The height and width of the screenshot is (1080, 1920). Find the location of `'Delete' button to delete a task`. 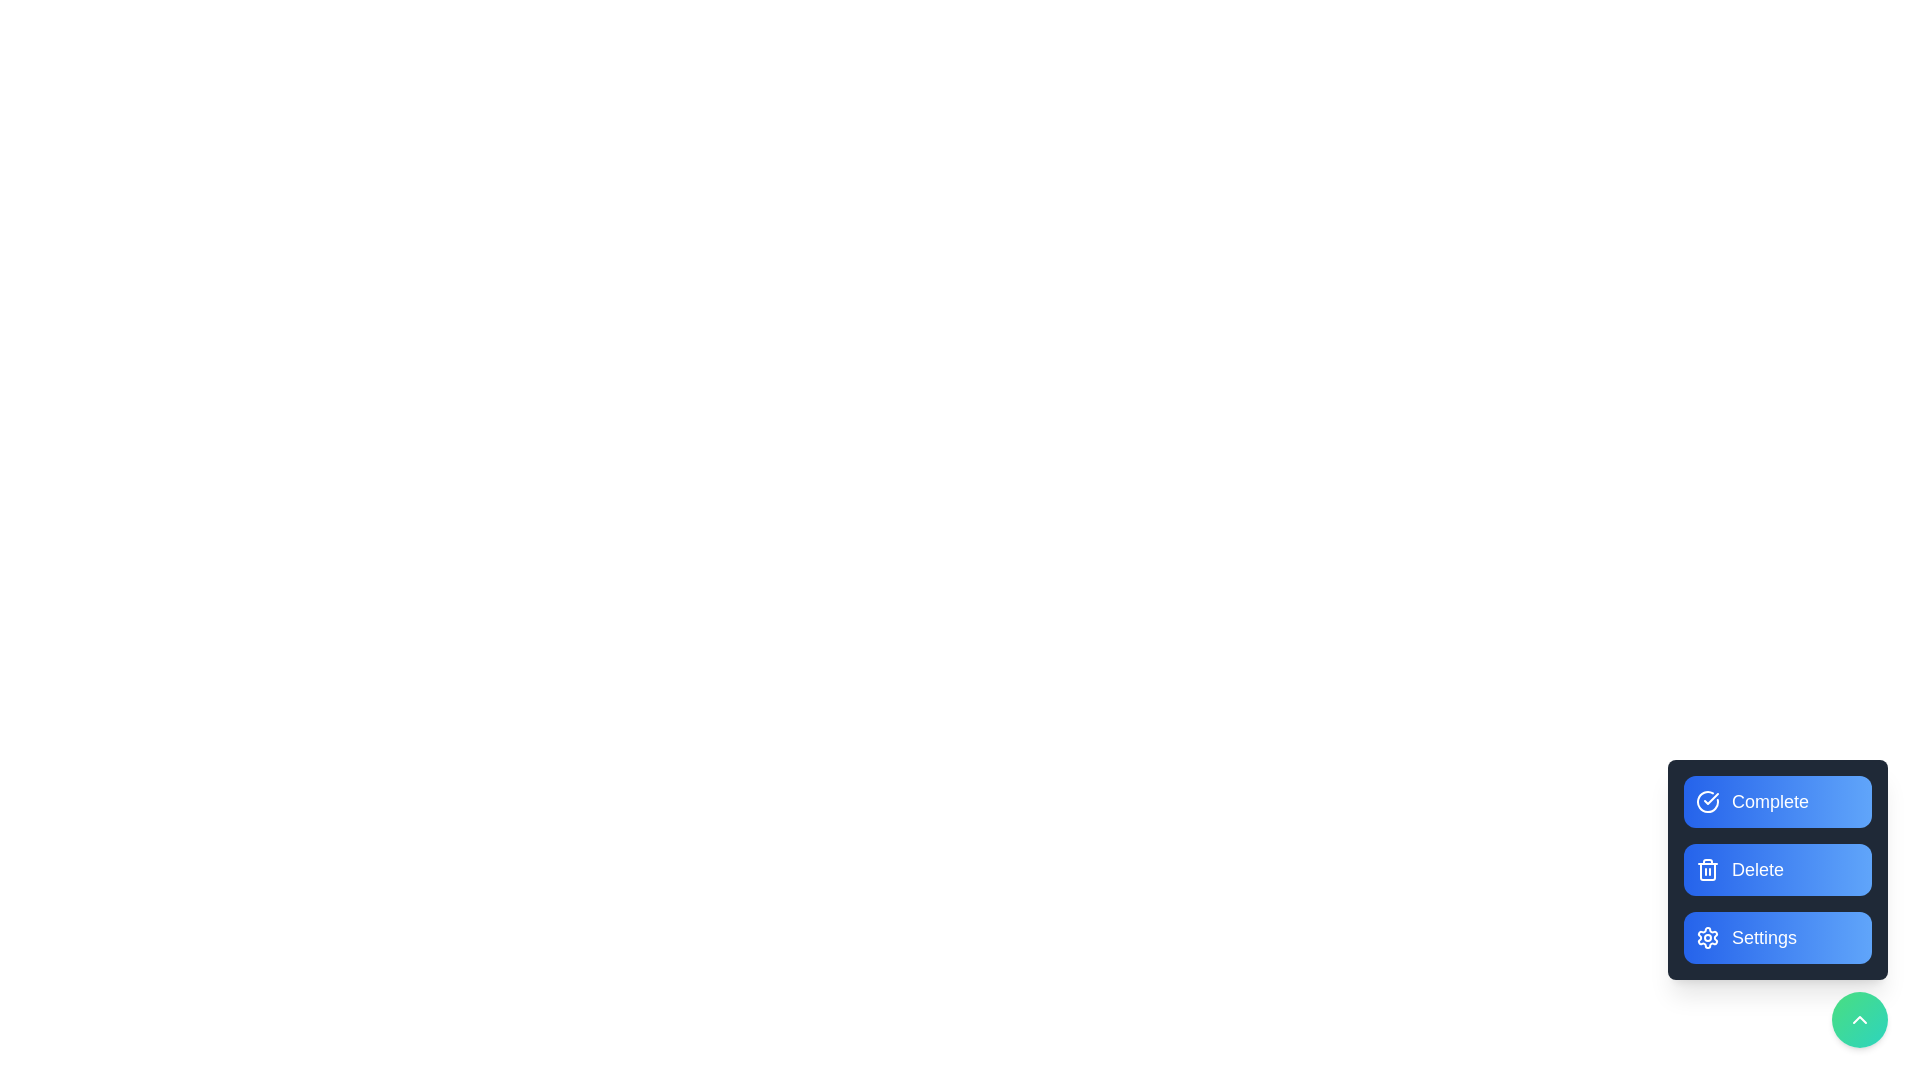

'Delete' button to delete a task is located at coordinates (1777, 869).